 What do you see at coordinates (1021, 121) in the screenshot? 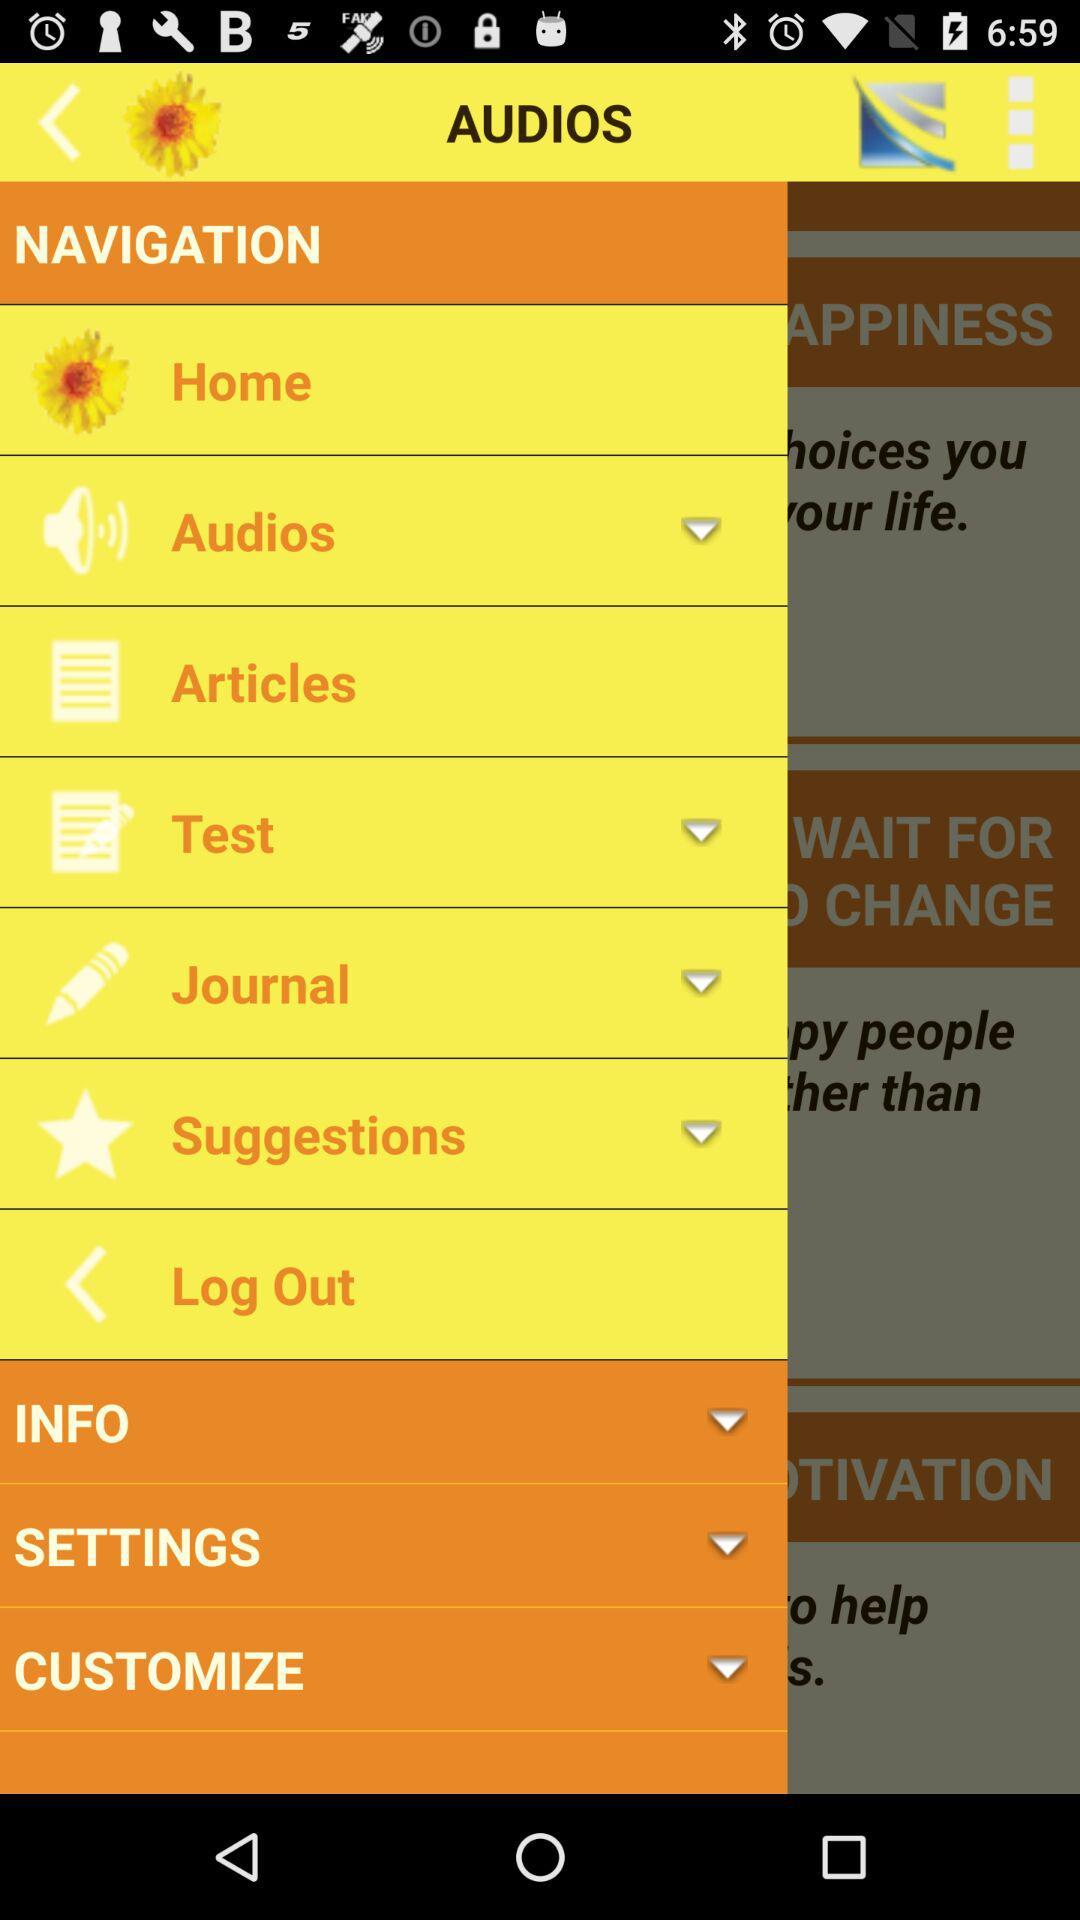
I see `the three dots button on the top right corner of the web page` at bounding box center [1021, 121].